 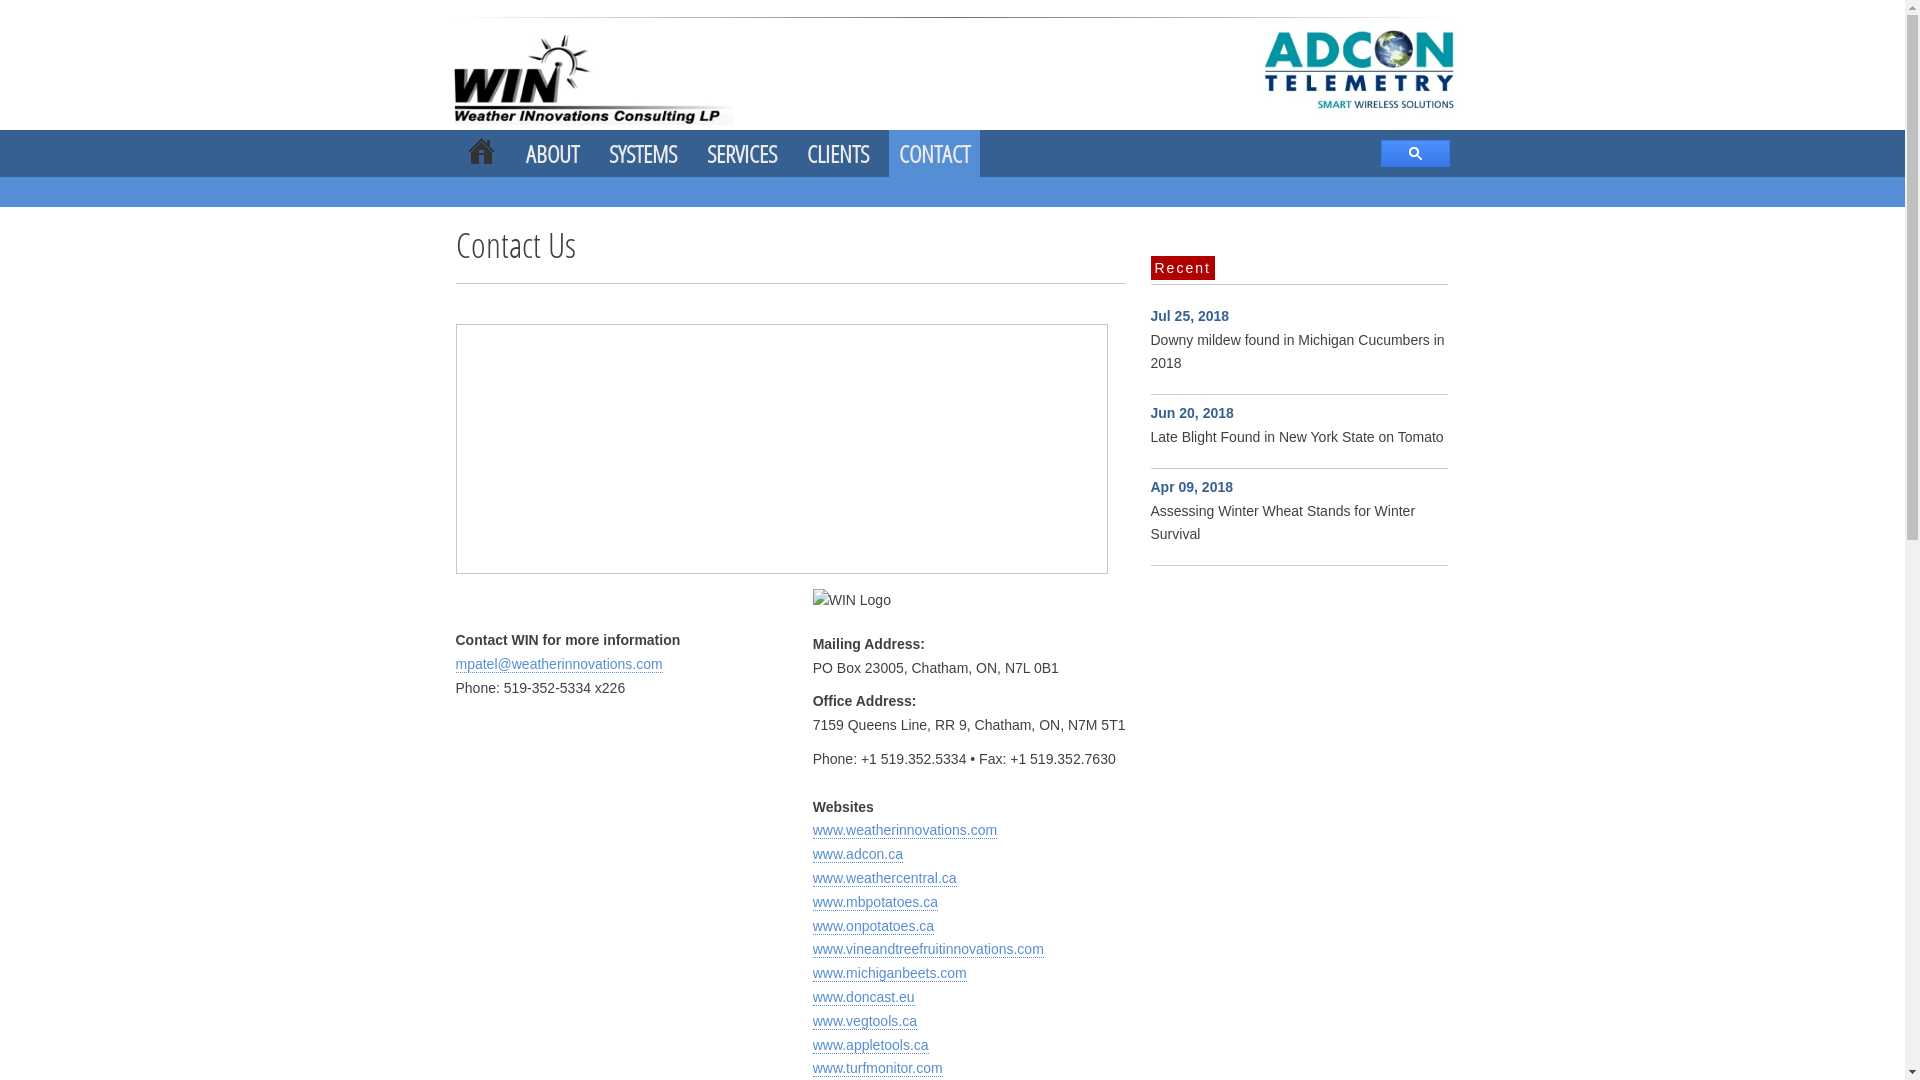 What do you see at coordinates (812, 997) in the screenshot?
I see `'www.doncast.eu'` at bounding box center [812, 997].